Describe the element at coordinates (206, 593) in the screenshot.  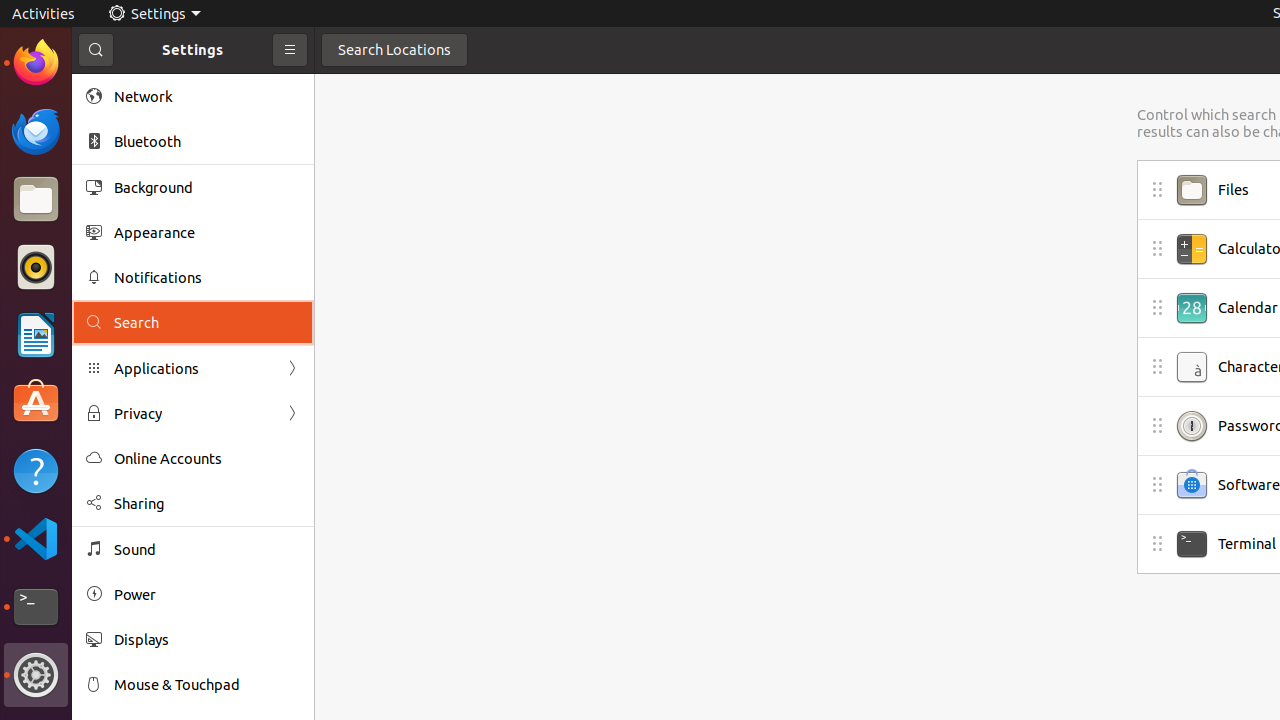
I see `'Power'` at that location.